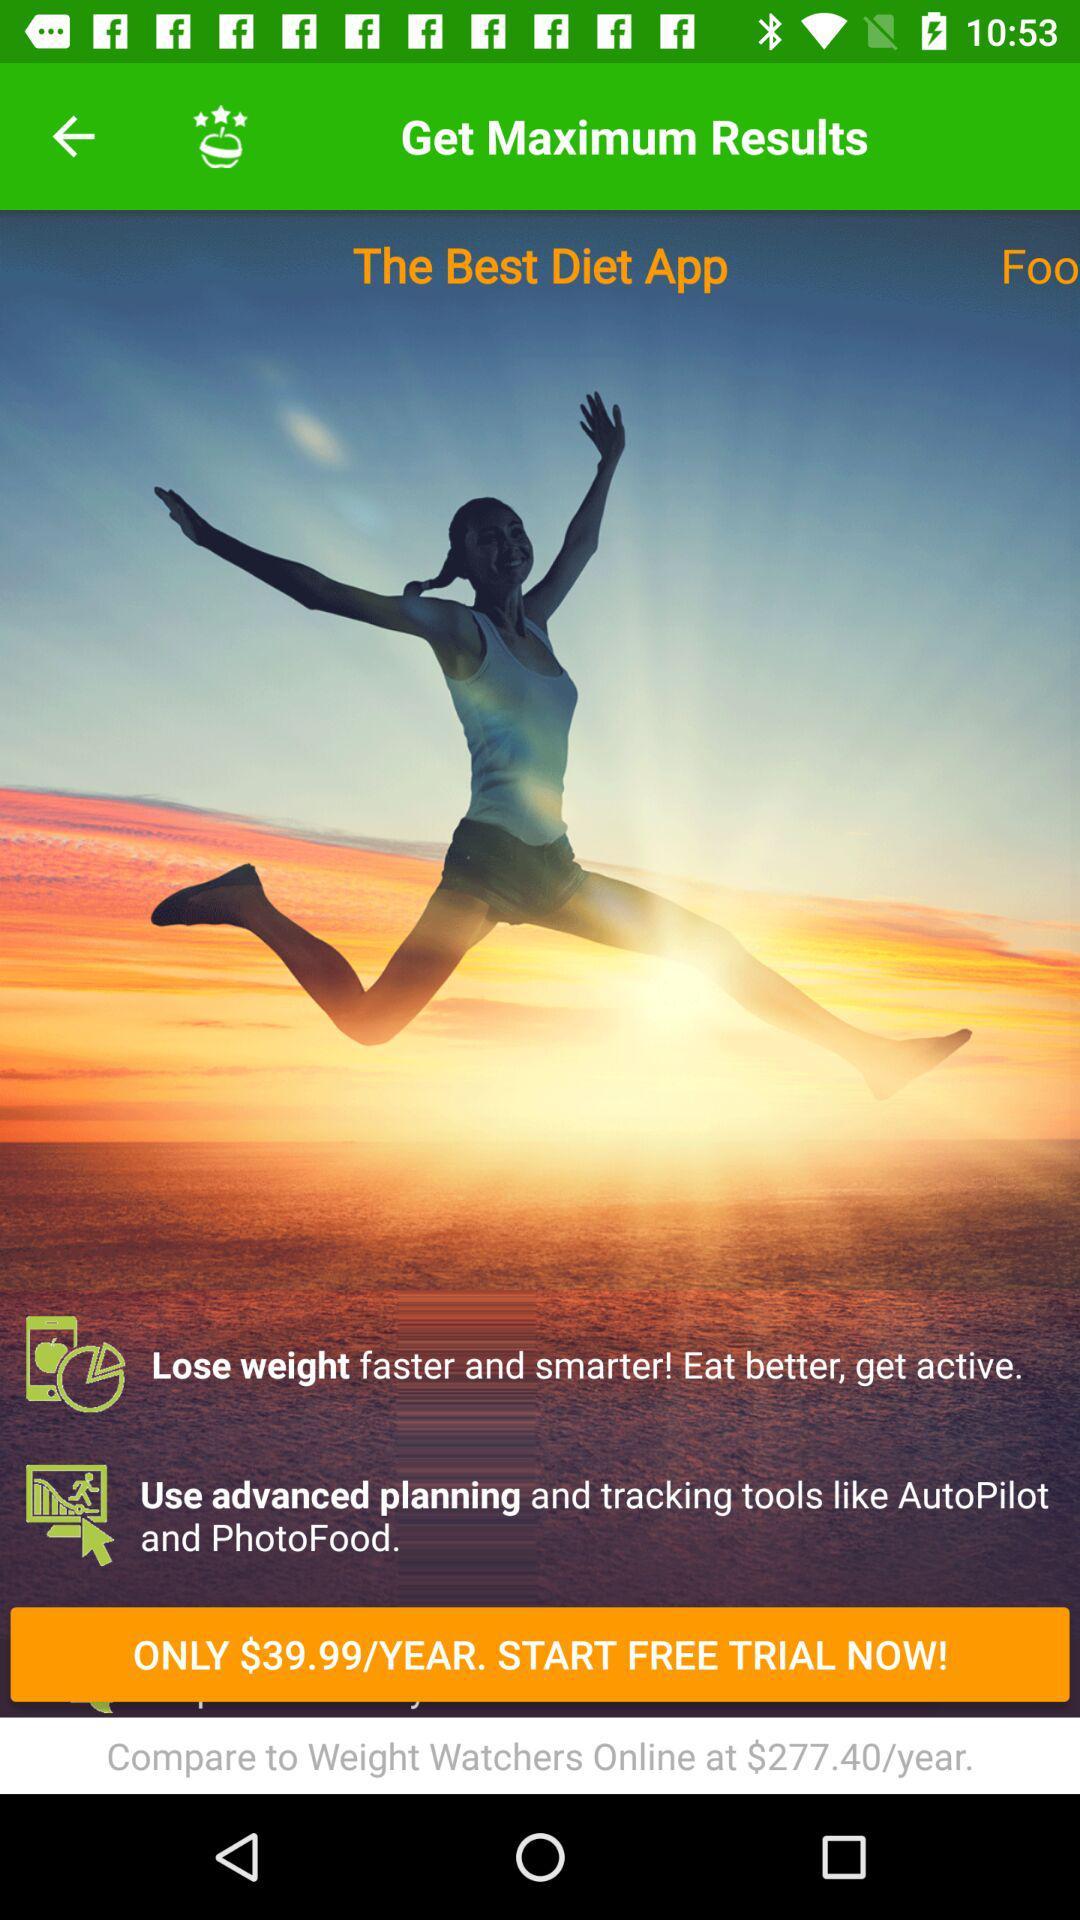  Describe the element at coordinates (540, 1665) in the screenshot. I see `the get diet advice icon` at that location.